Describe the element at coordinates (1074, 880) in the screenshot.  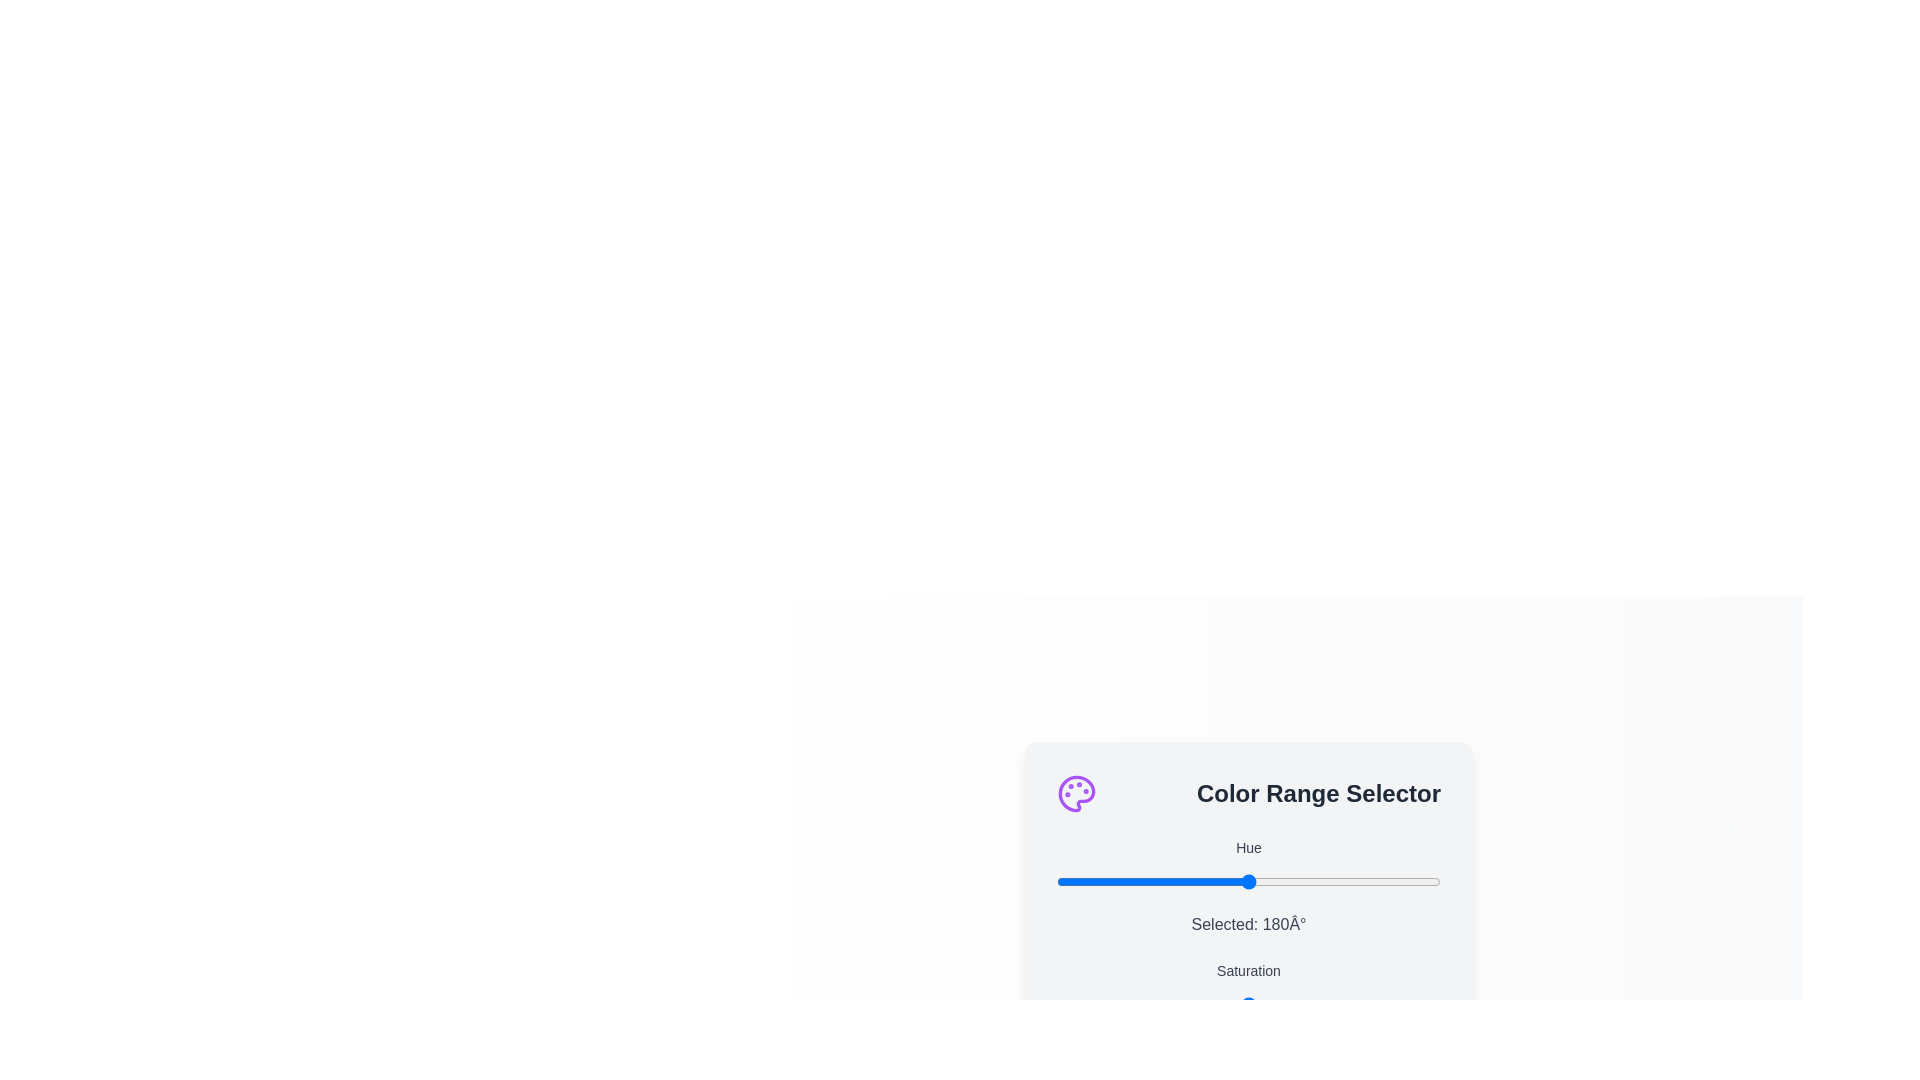
I see `the hue value on the slider` at that location.